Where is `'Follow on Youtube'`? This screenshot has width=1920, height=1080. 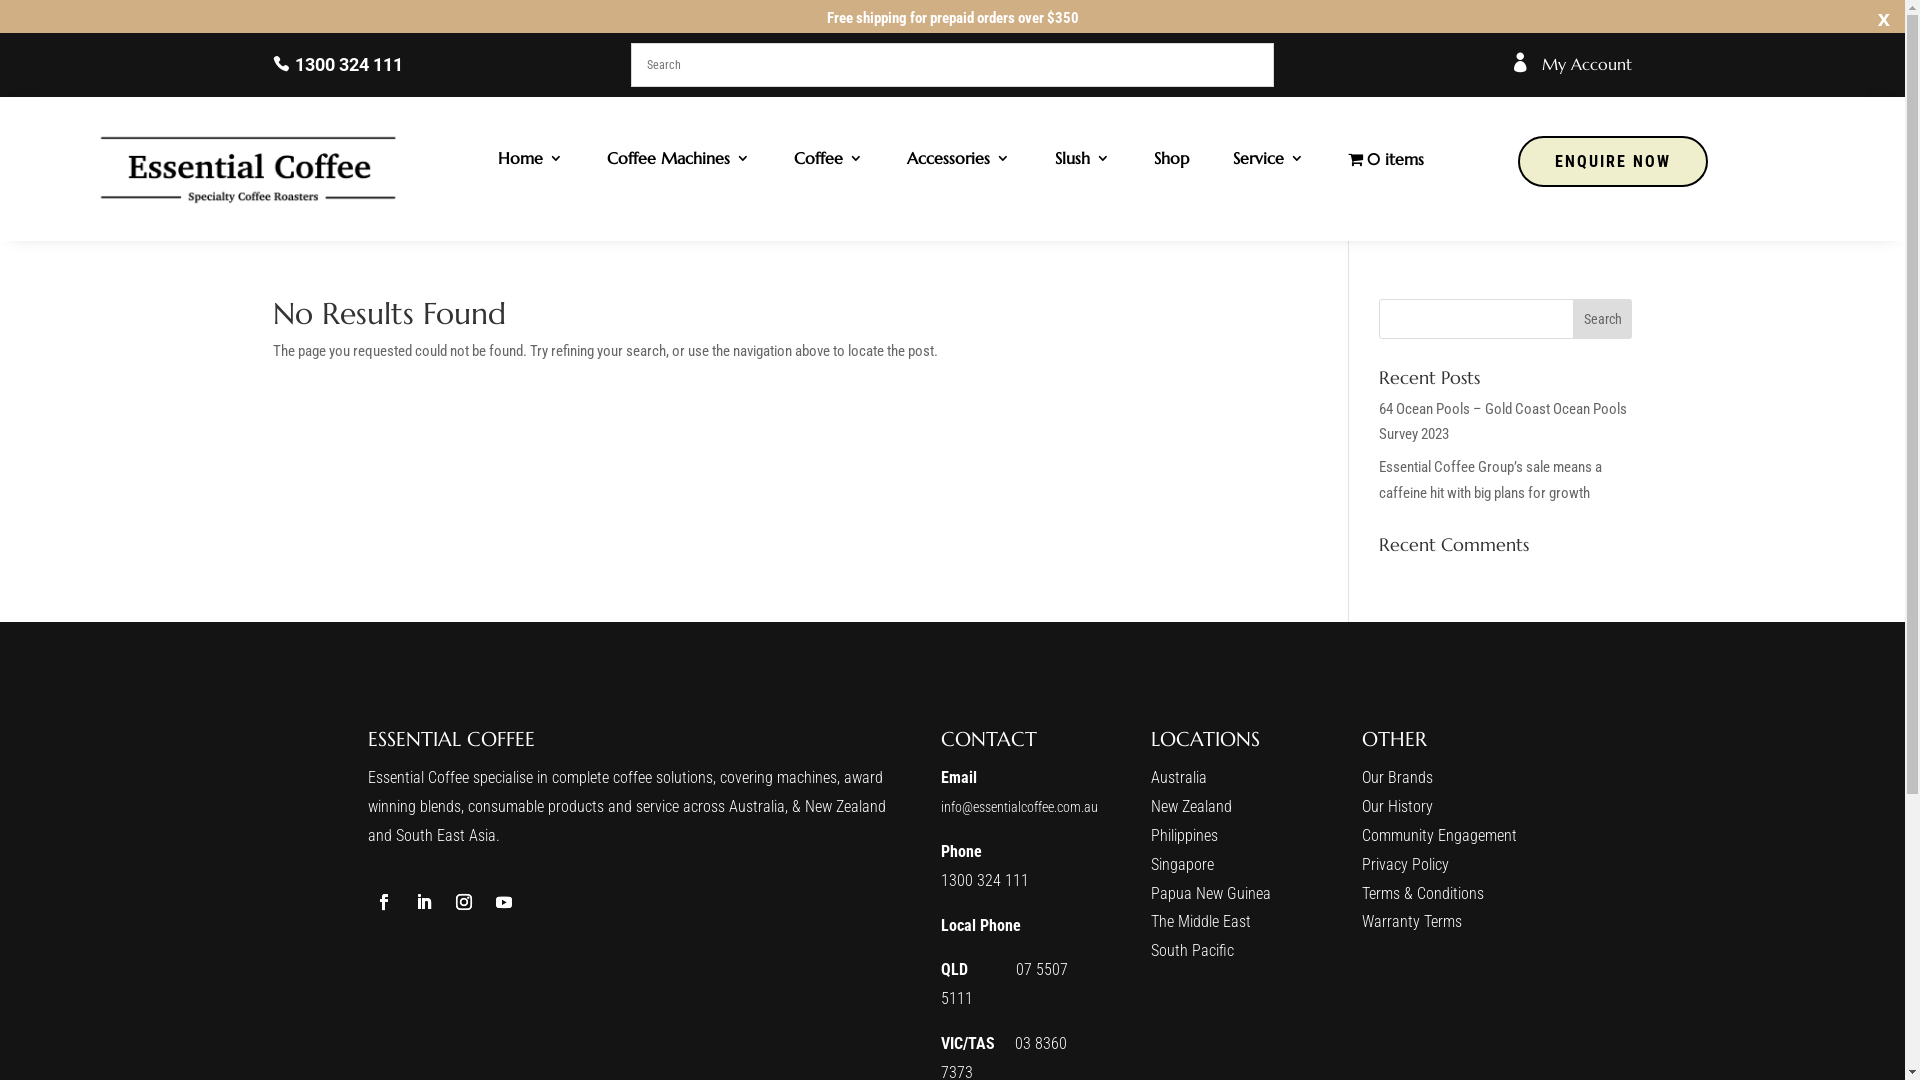 'Follow on Youtube' is located at coordinates (504, 902).